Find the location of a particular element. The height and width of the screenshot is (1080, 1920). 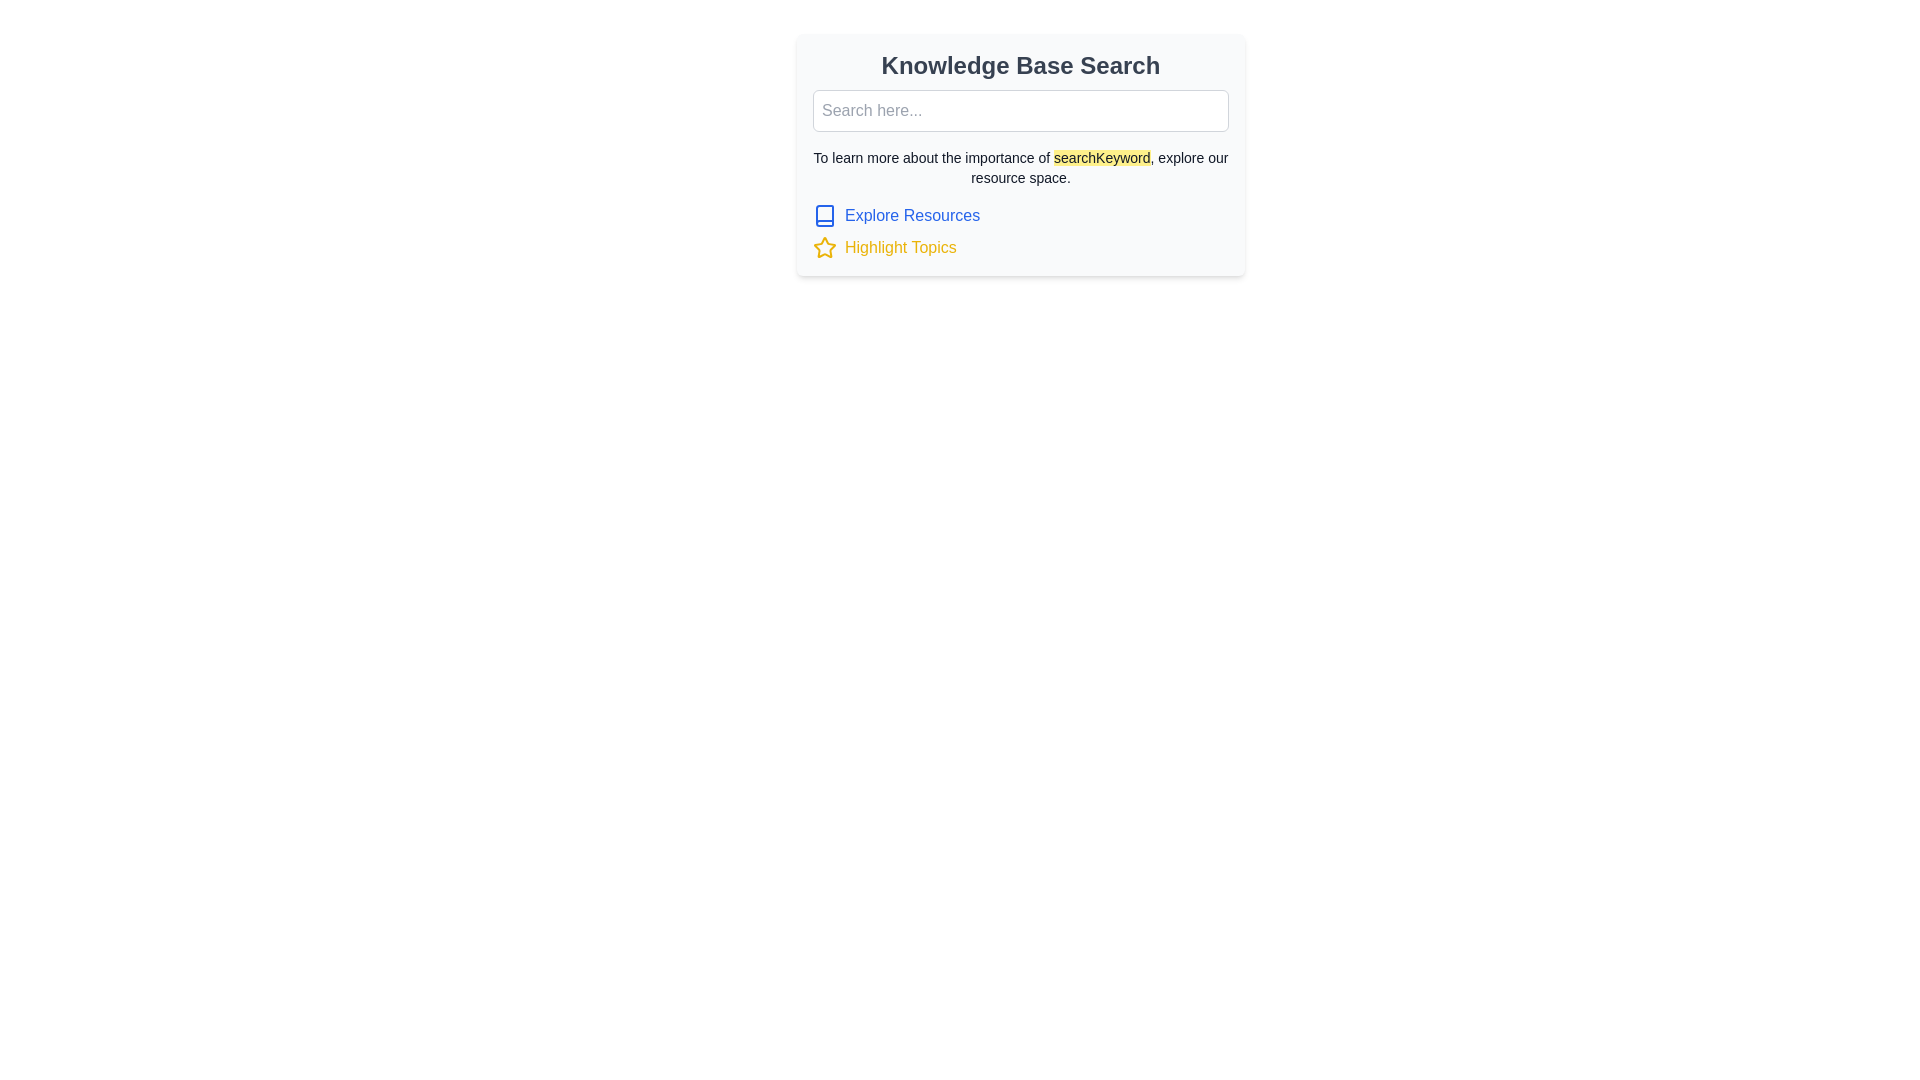

the highlighted text area used to emphasize 'searchKeyword' in the descriptive paragraph below the search bar of the 'Knowledge Base Search' interface is located at coordinates (1101, 157).